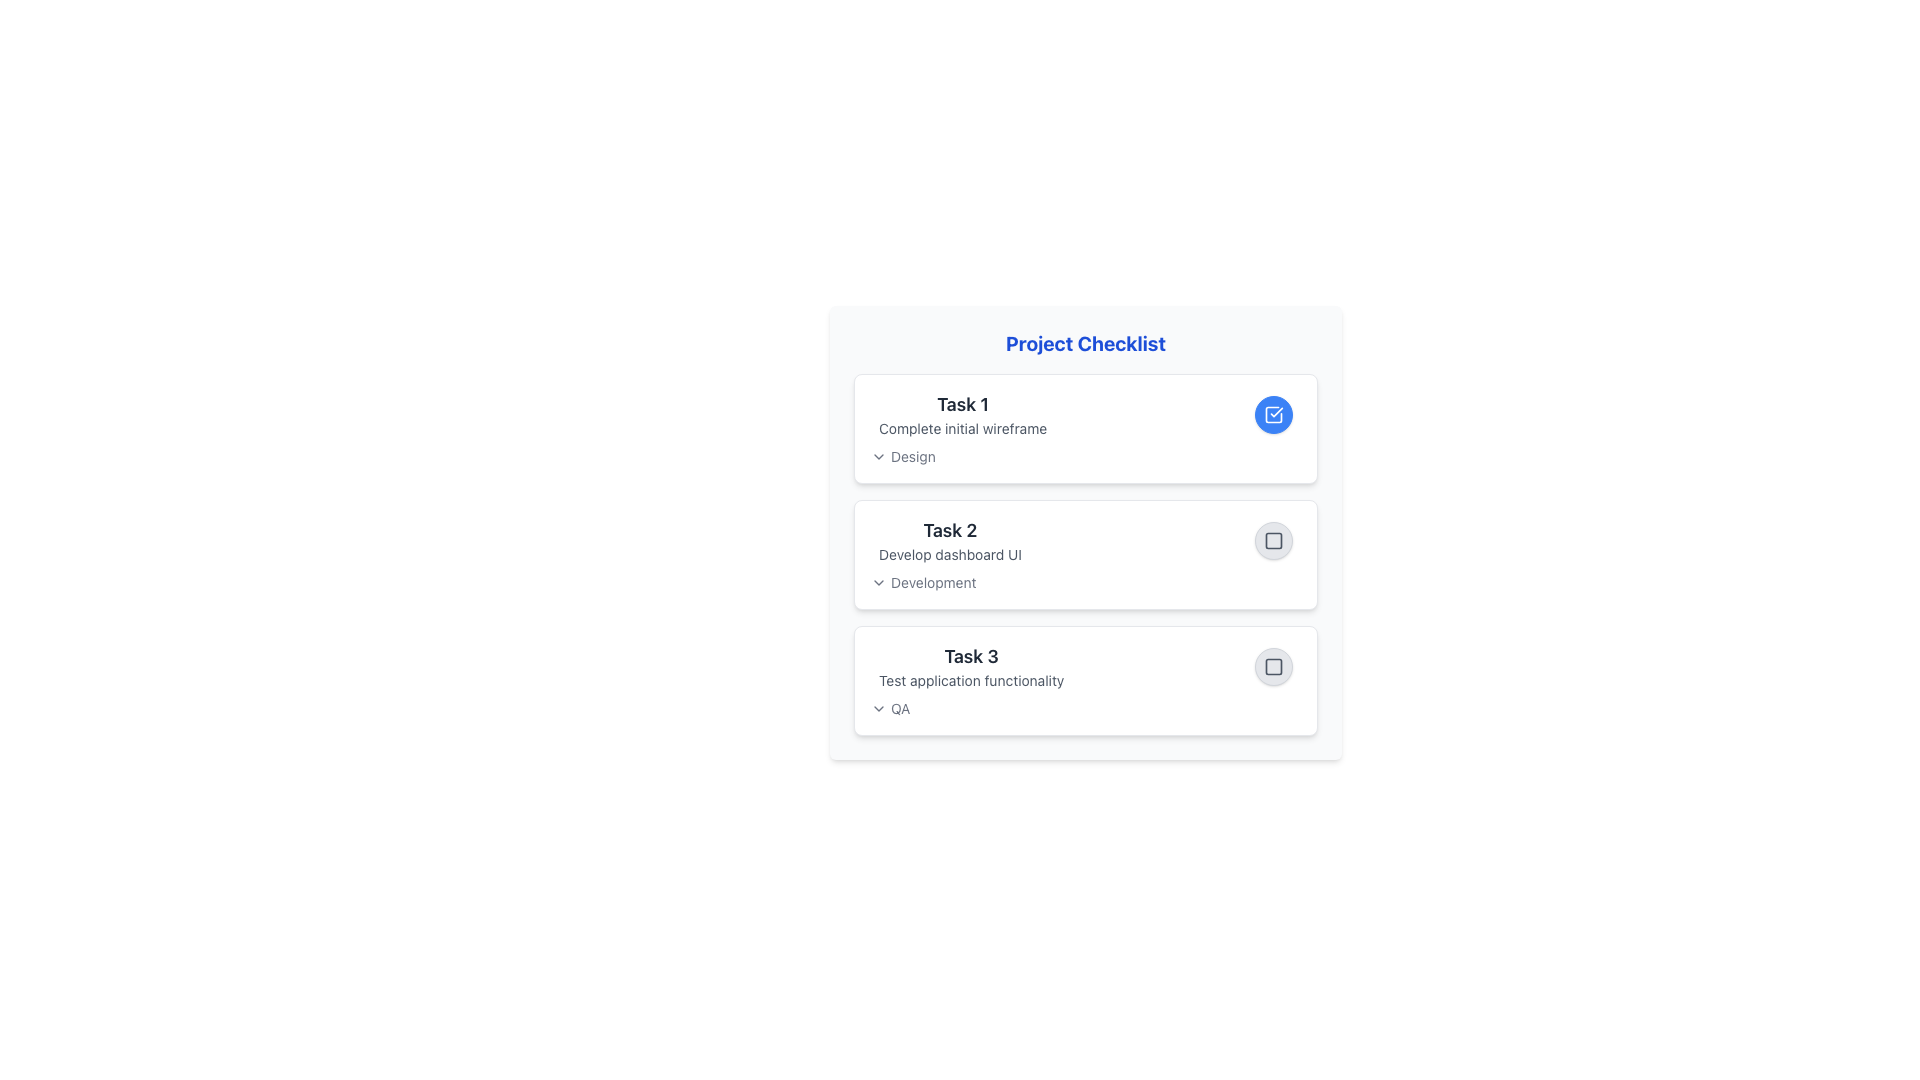 Image resolution: width=1920 pixels, height=1080 pixels. What do you see at coordinates (1272, 667) in the screenshot?
I see `the status indicator icon for 'Task 3' located at the right end of the card header in the 'Task 3 - Test application functionality' task card` at bounding box center [1272, 667].